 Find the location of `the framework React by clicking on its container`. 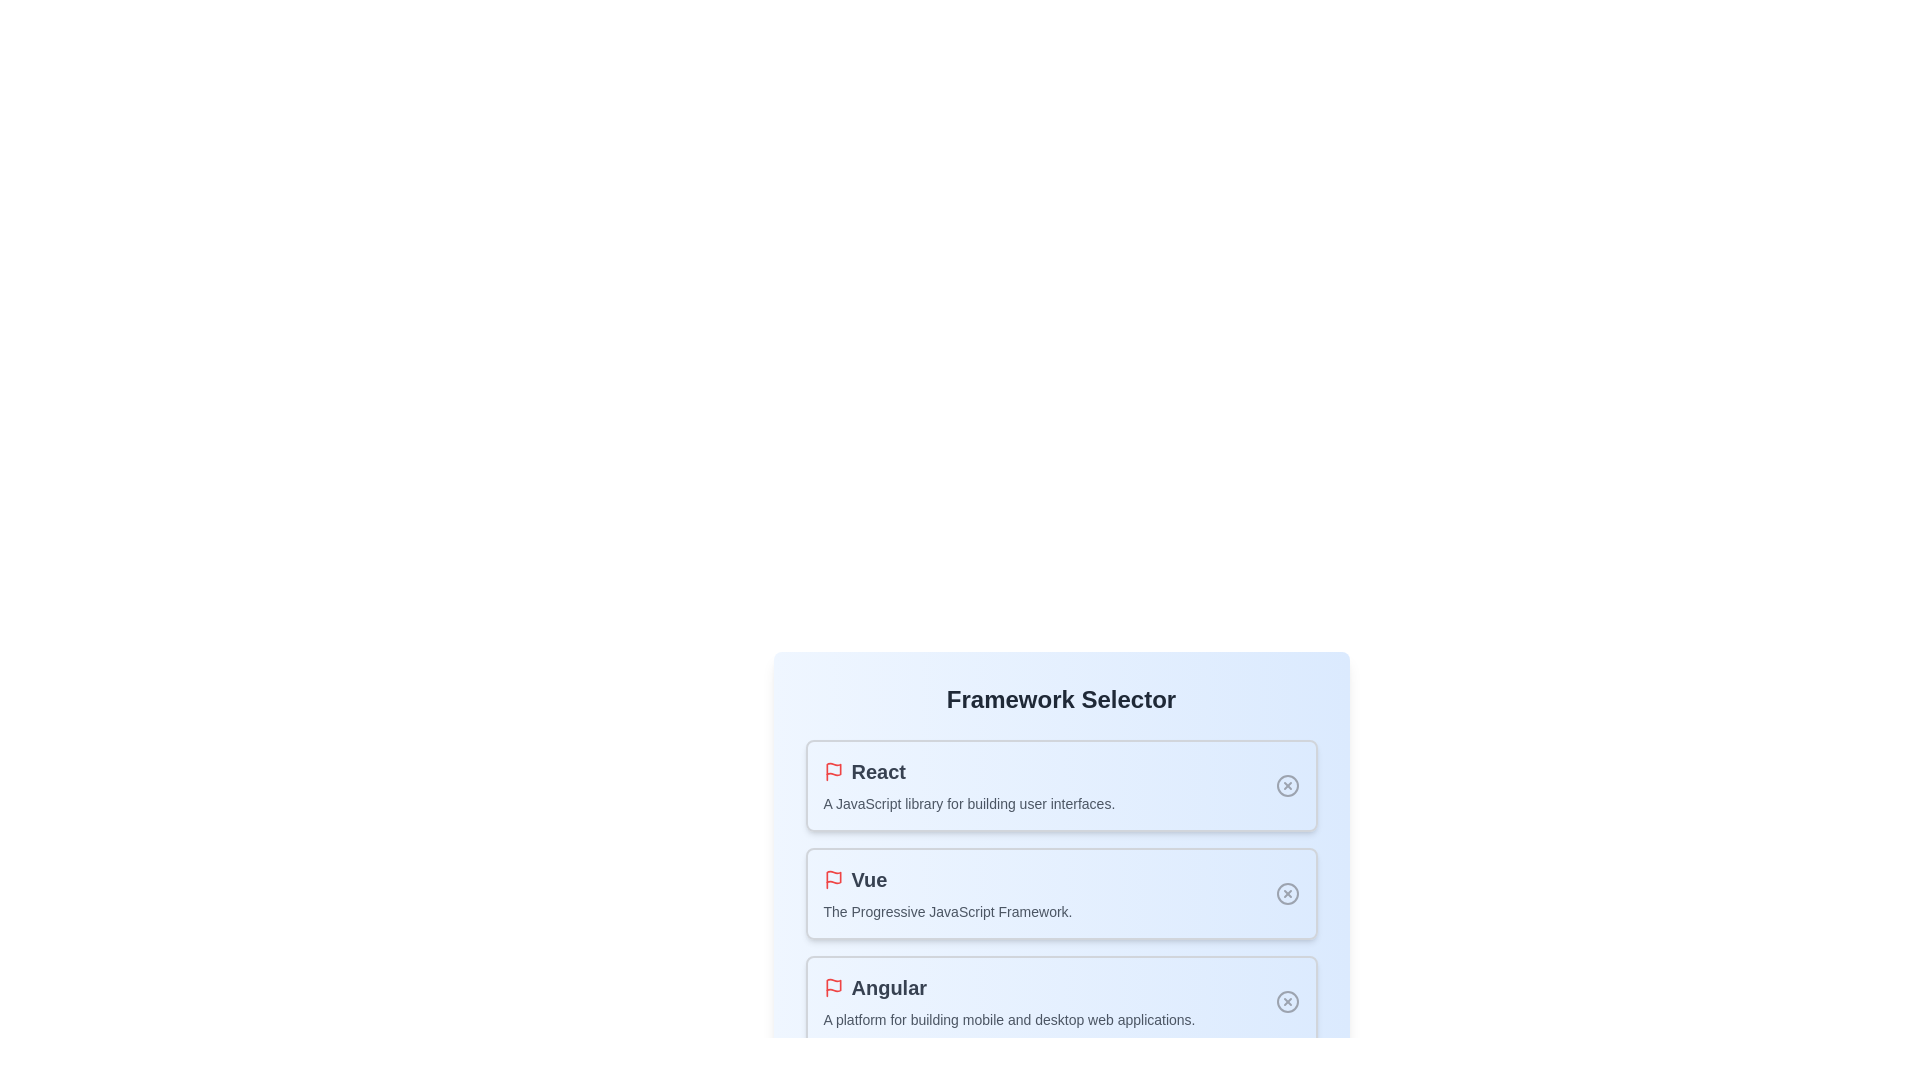

the framework React by clicking on its container is located at coordinates (1060, 785).